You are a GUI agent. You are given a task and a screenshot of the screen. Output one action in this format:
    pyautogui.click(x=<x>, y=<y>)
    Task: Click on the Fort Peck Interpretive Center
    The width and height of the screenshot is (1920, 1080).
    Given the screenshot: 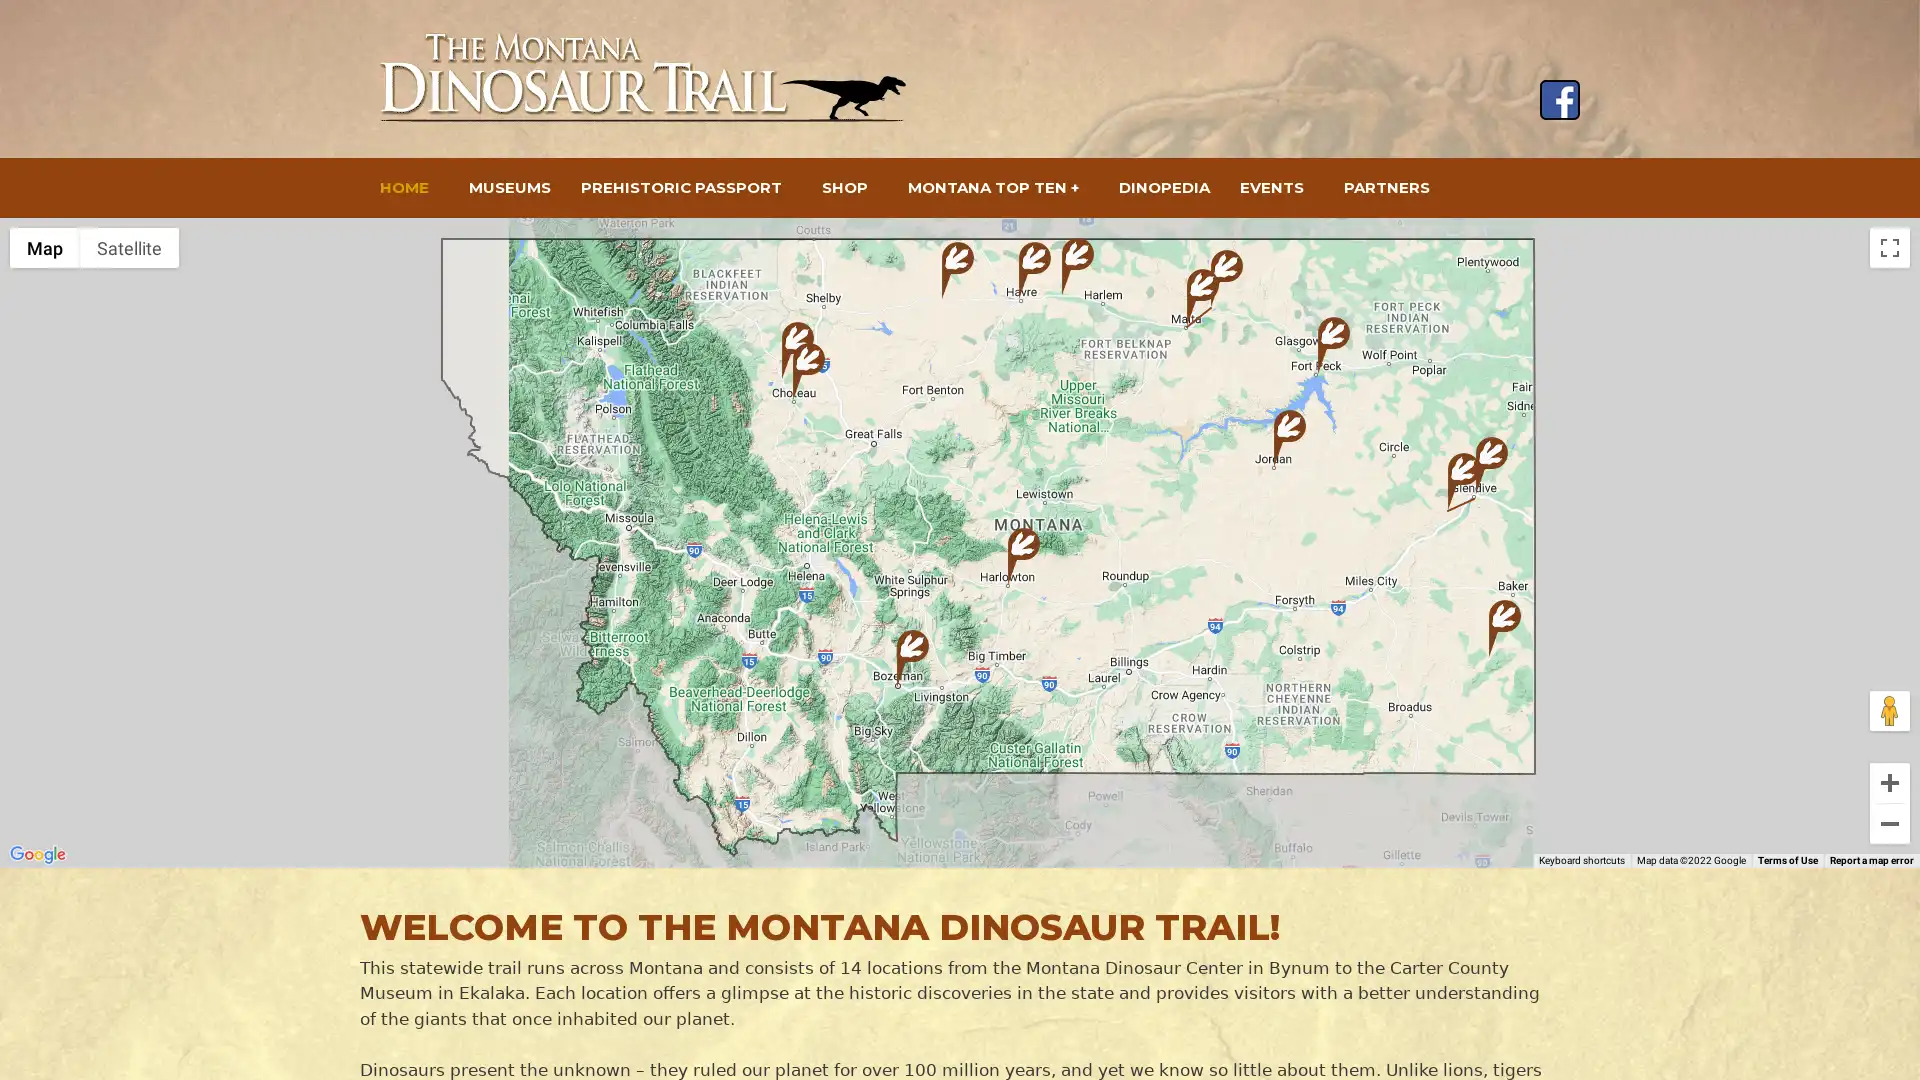 What is the action you would take?
    pyautogui.click(x=1334, y=344)
    